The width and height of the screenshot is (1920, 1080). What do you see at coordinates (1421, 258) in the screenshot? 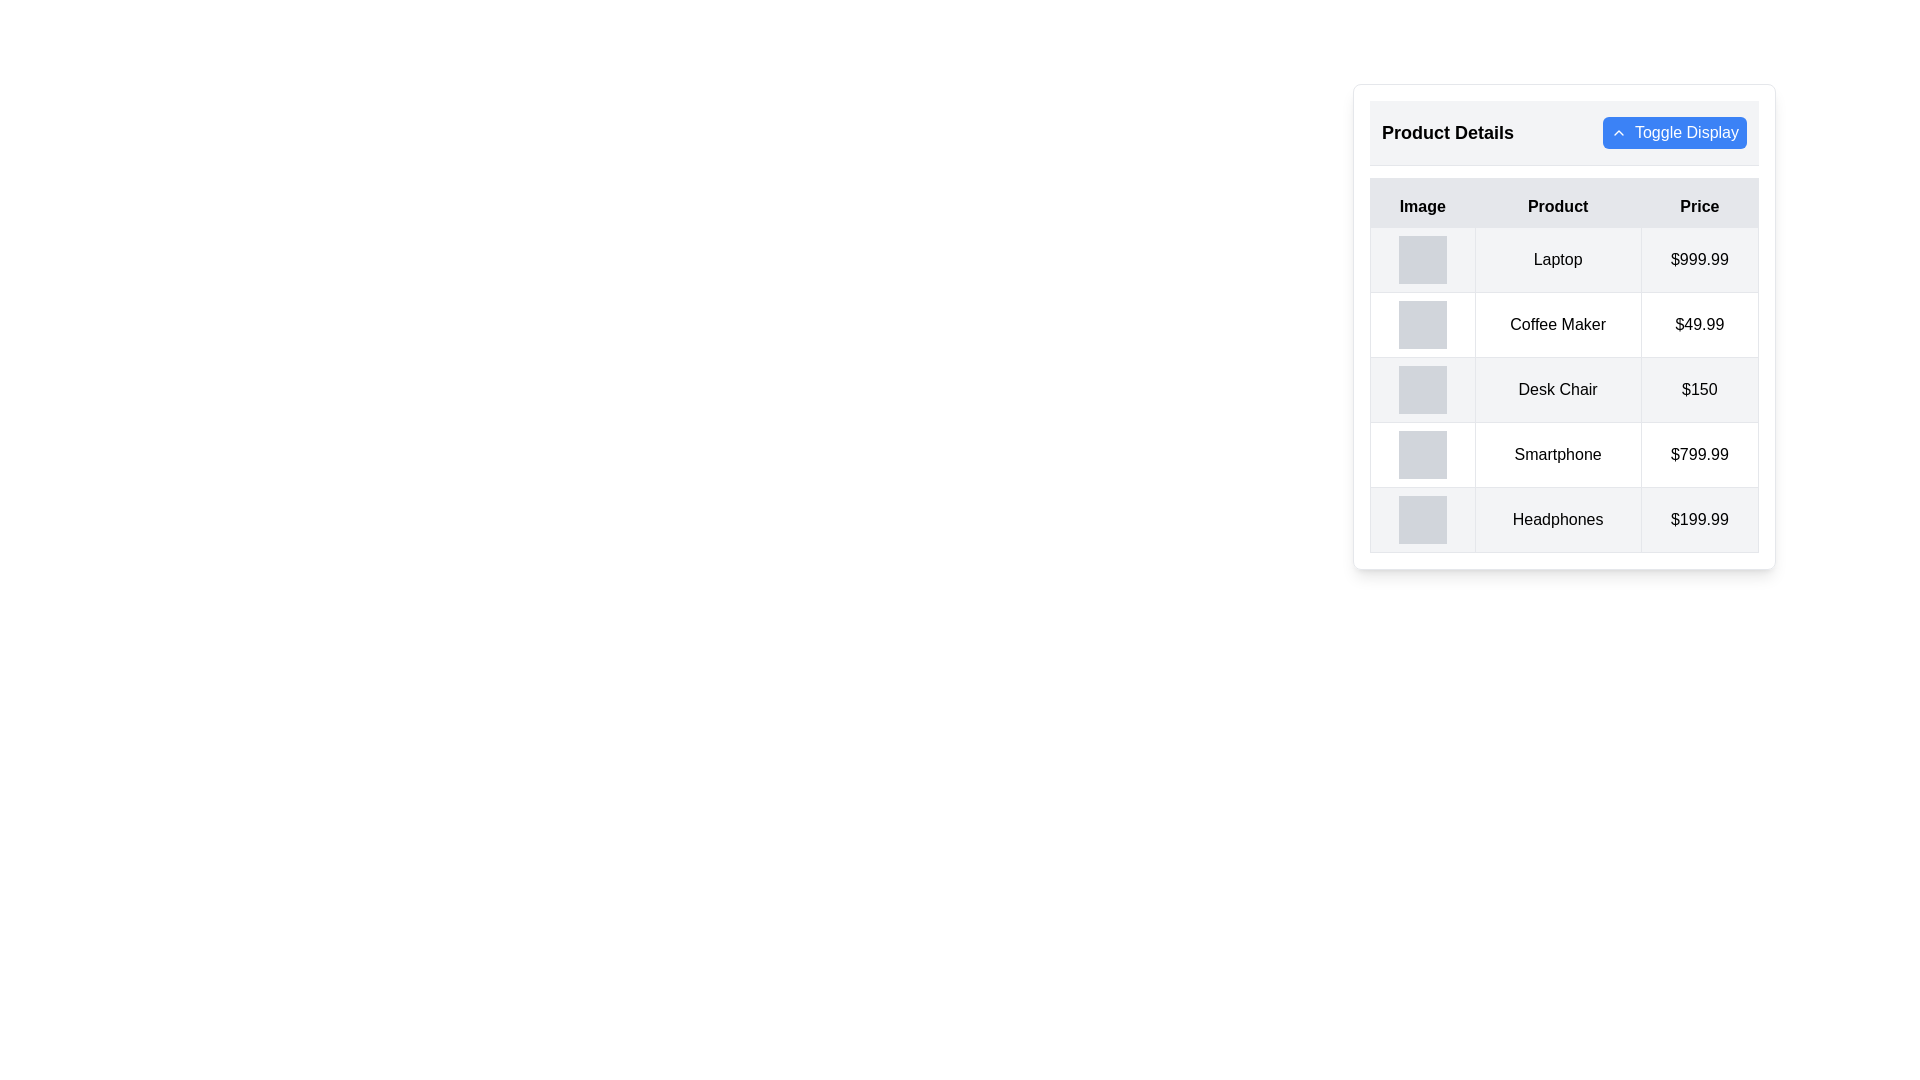
I see `the image content of the Image Placeholder located in the 'Product Details' panel, which is the first item in the 'Image' column next to the text 'Laptop'` at bounding box center [1421, 258].